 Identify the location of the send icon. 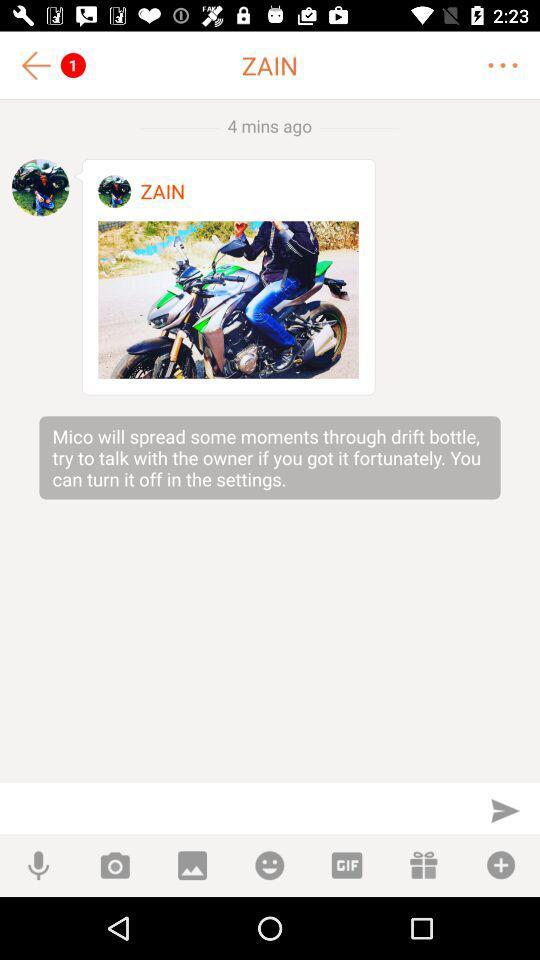
(504, 810).